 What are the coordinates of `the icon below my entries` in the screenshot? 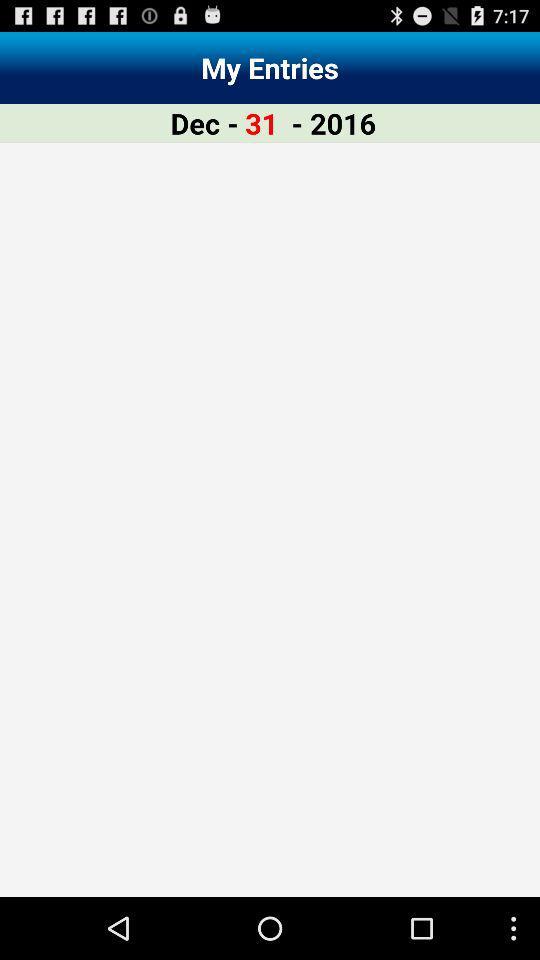 It's located at (261, 122).